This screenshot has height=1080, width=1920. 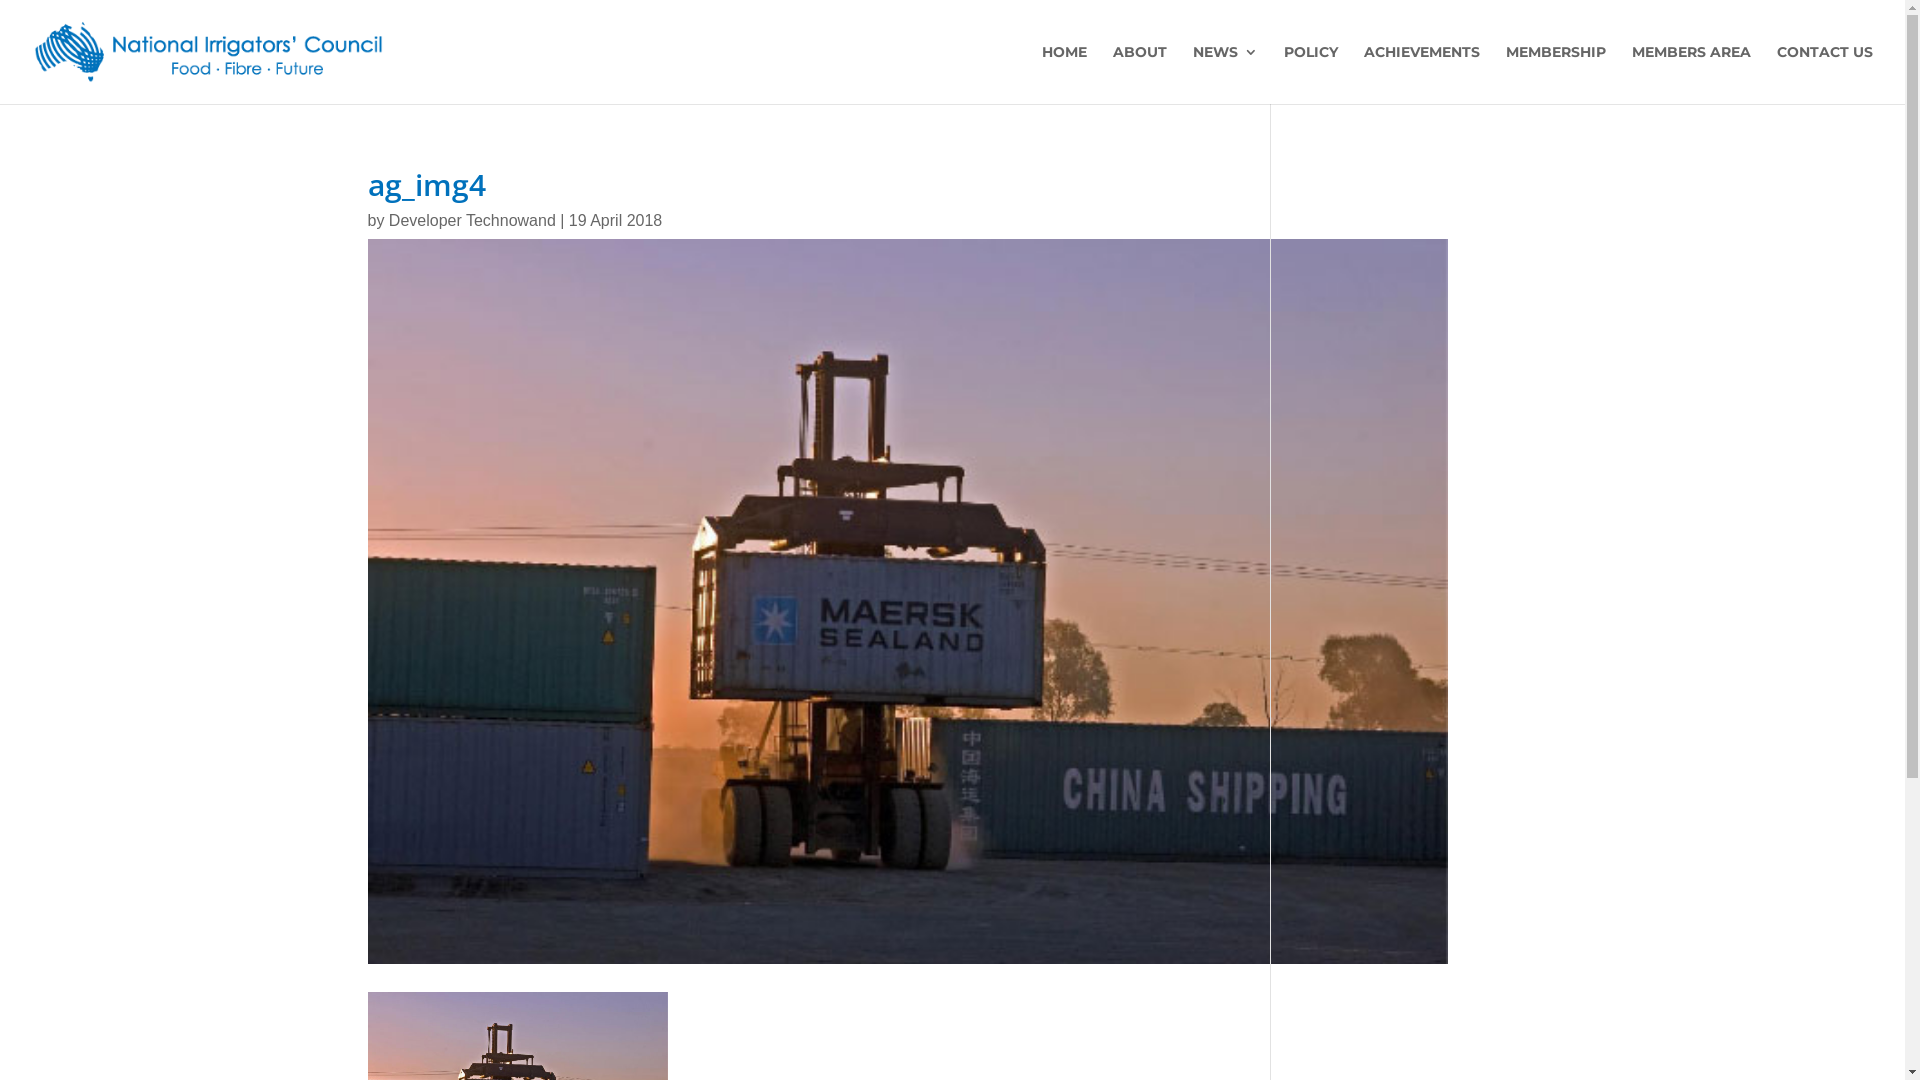 I want to click on 'ACHIEVEMENTS', so click(x=1420, y=73).